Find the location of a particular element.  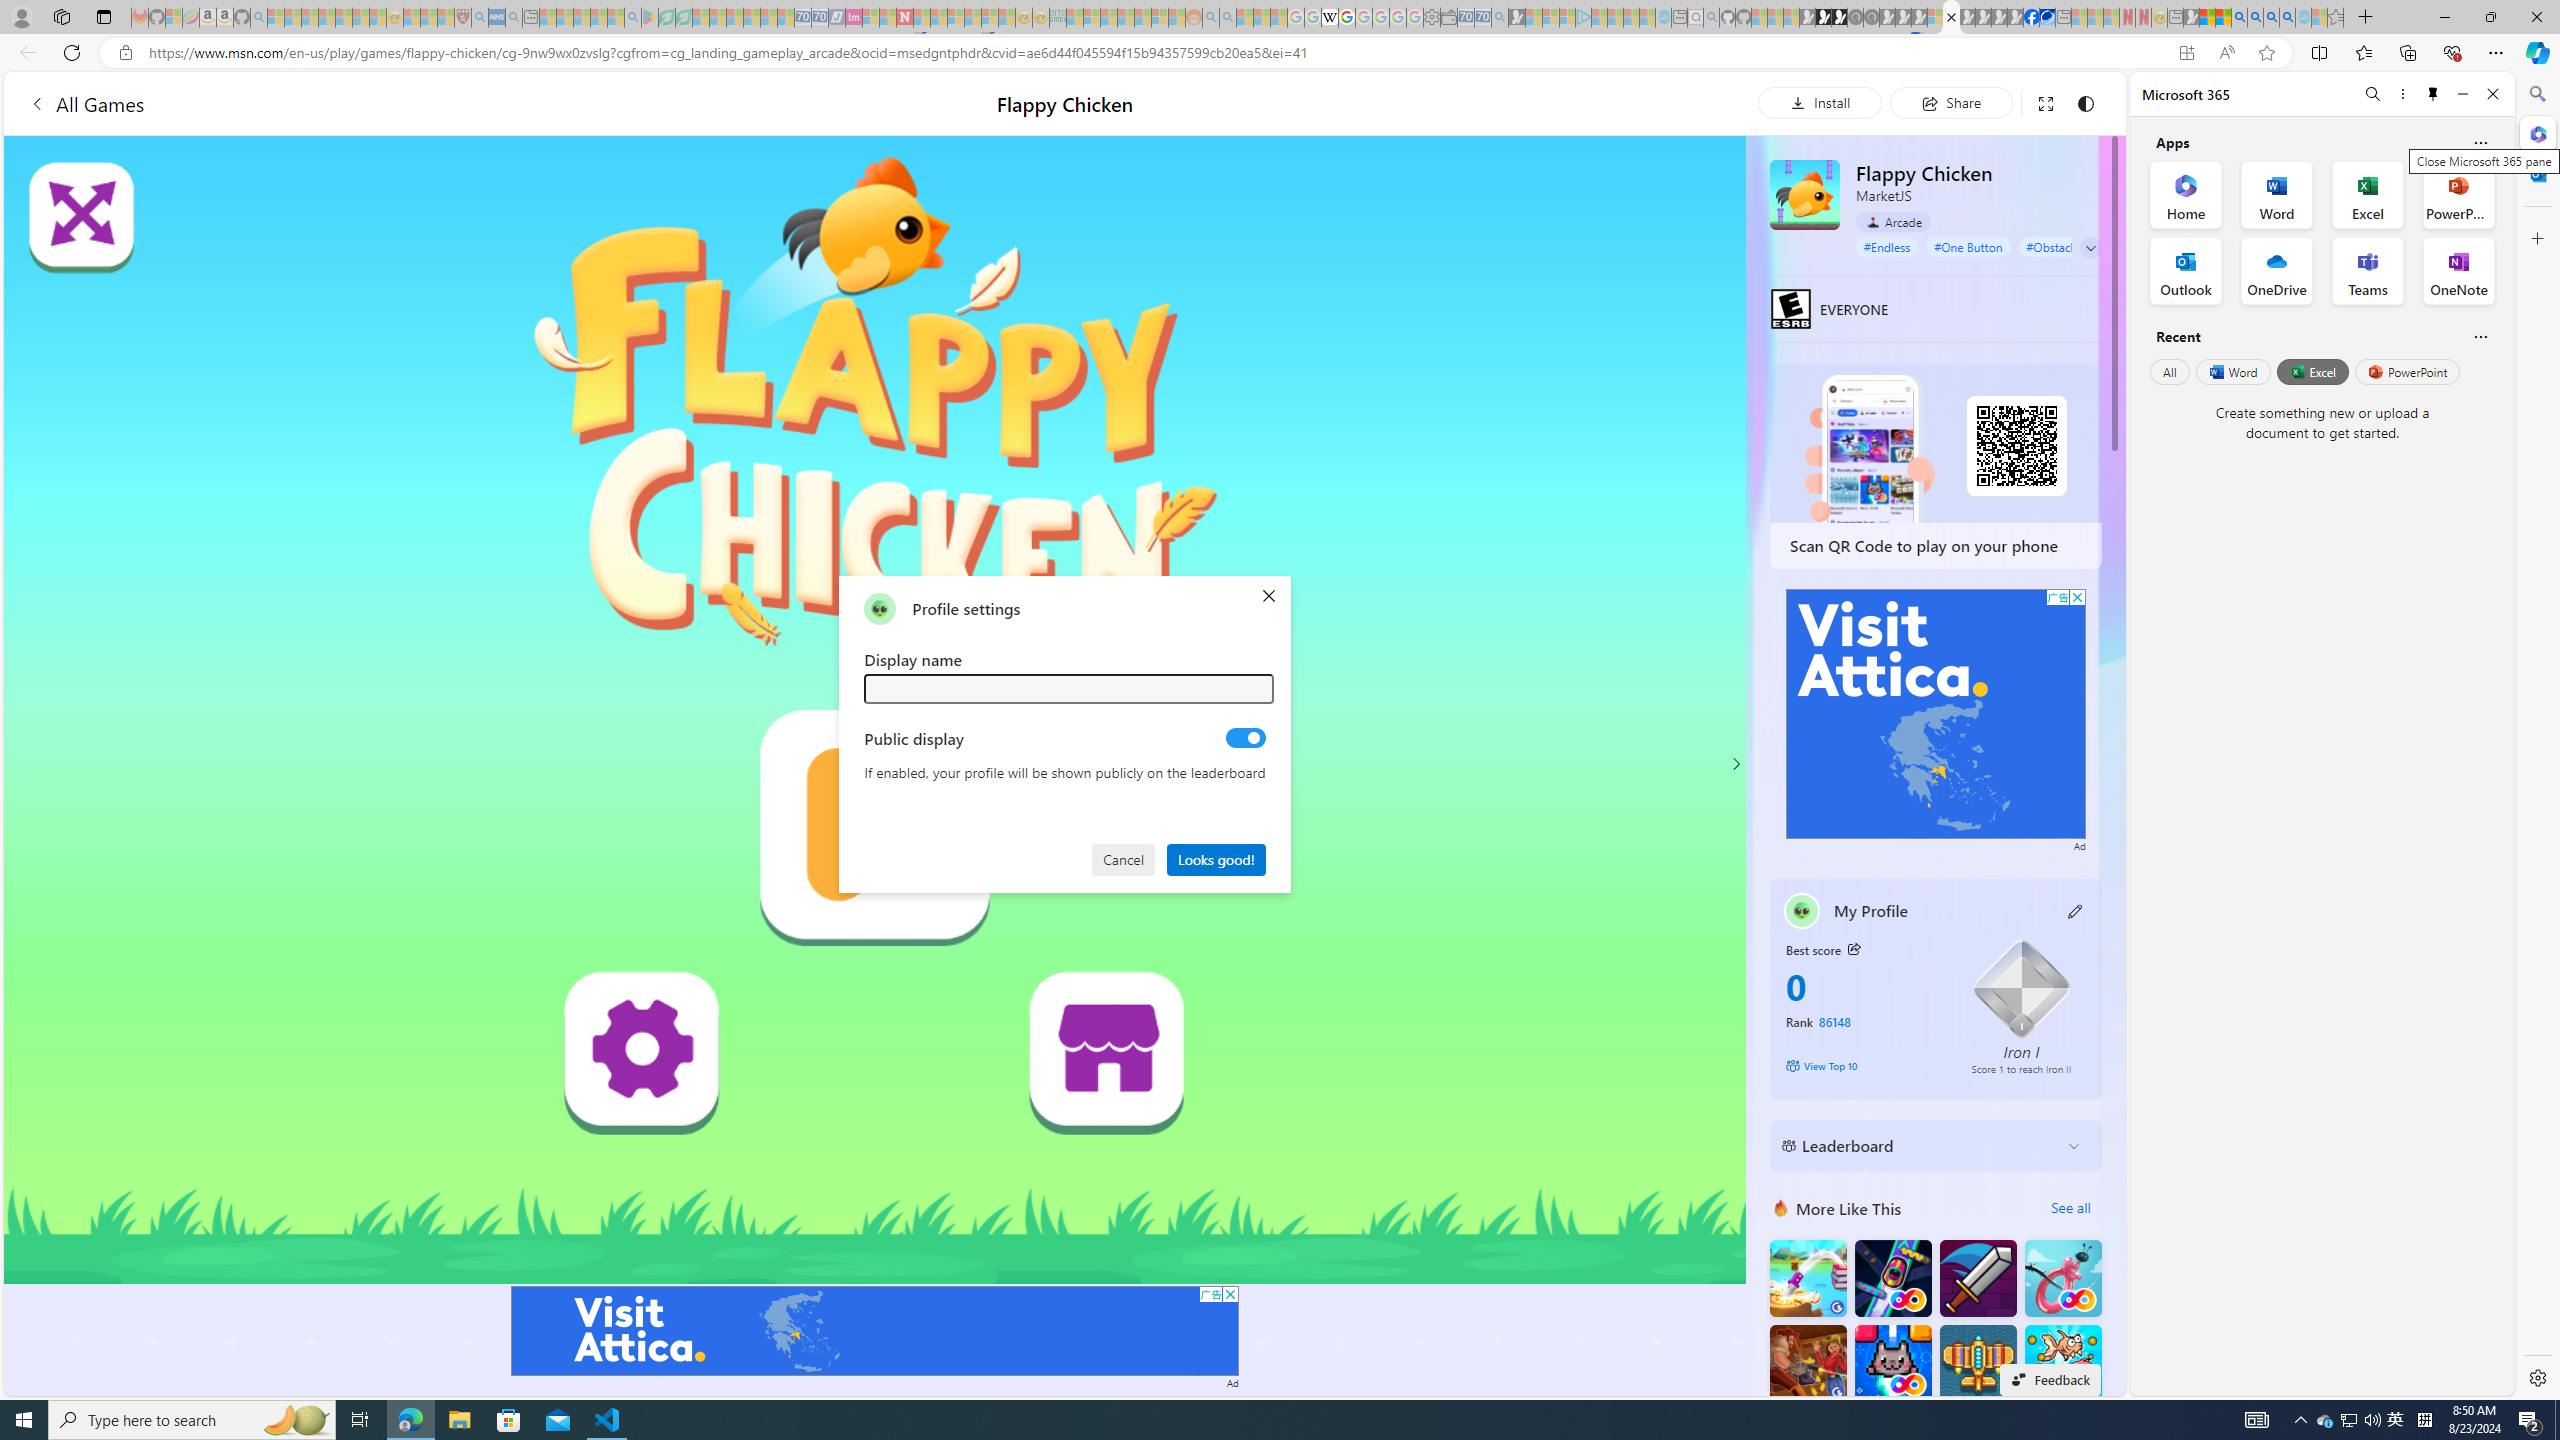

'Excel Office App' is located at coordinates (2368, 195).